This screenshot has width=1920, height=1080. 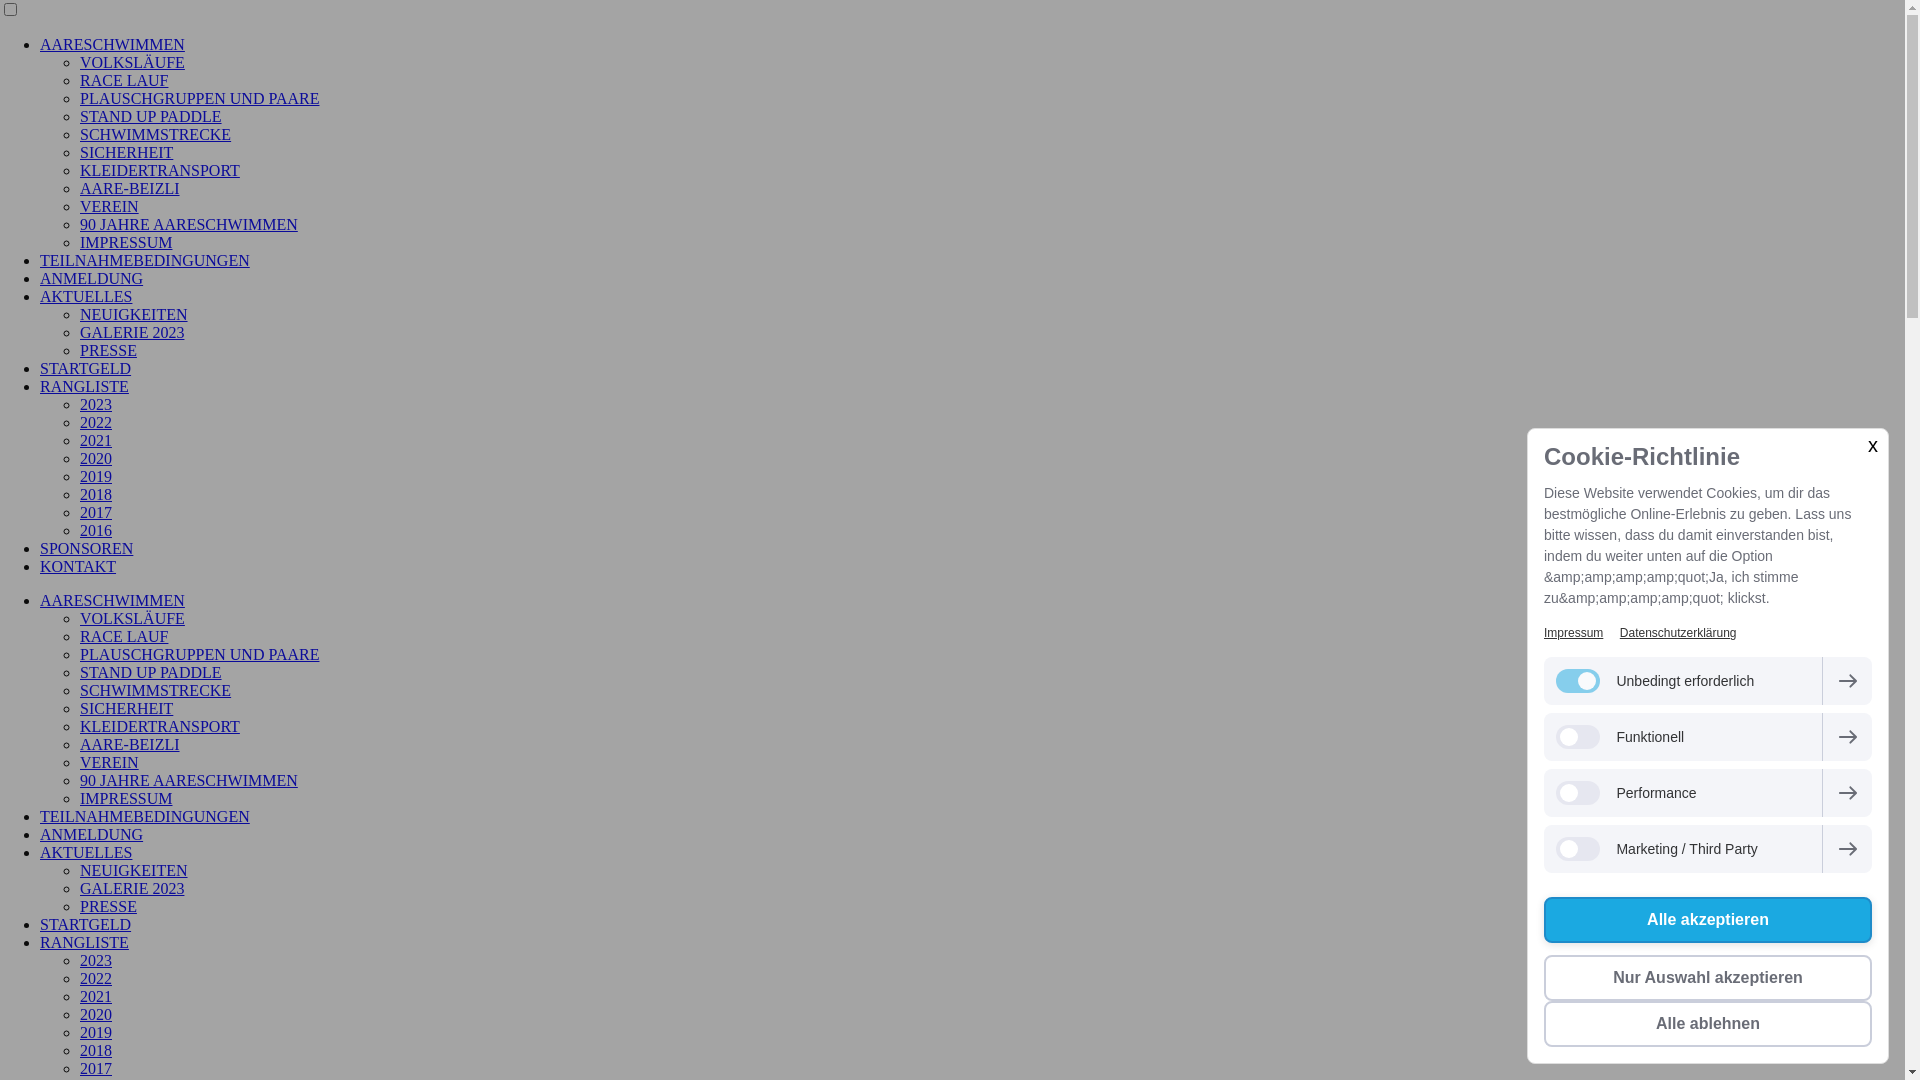 What do you see at coordinates (39, 548) in the screenshot?
I see `'SPONSOREN'` at bounding box center [39, 548].